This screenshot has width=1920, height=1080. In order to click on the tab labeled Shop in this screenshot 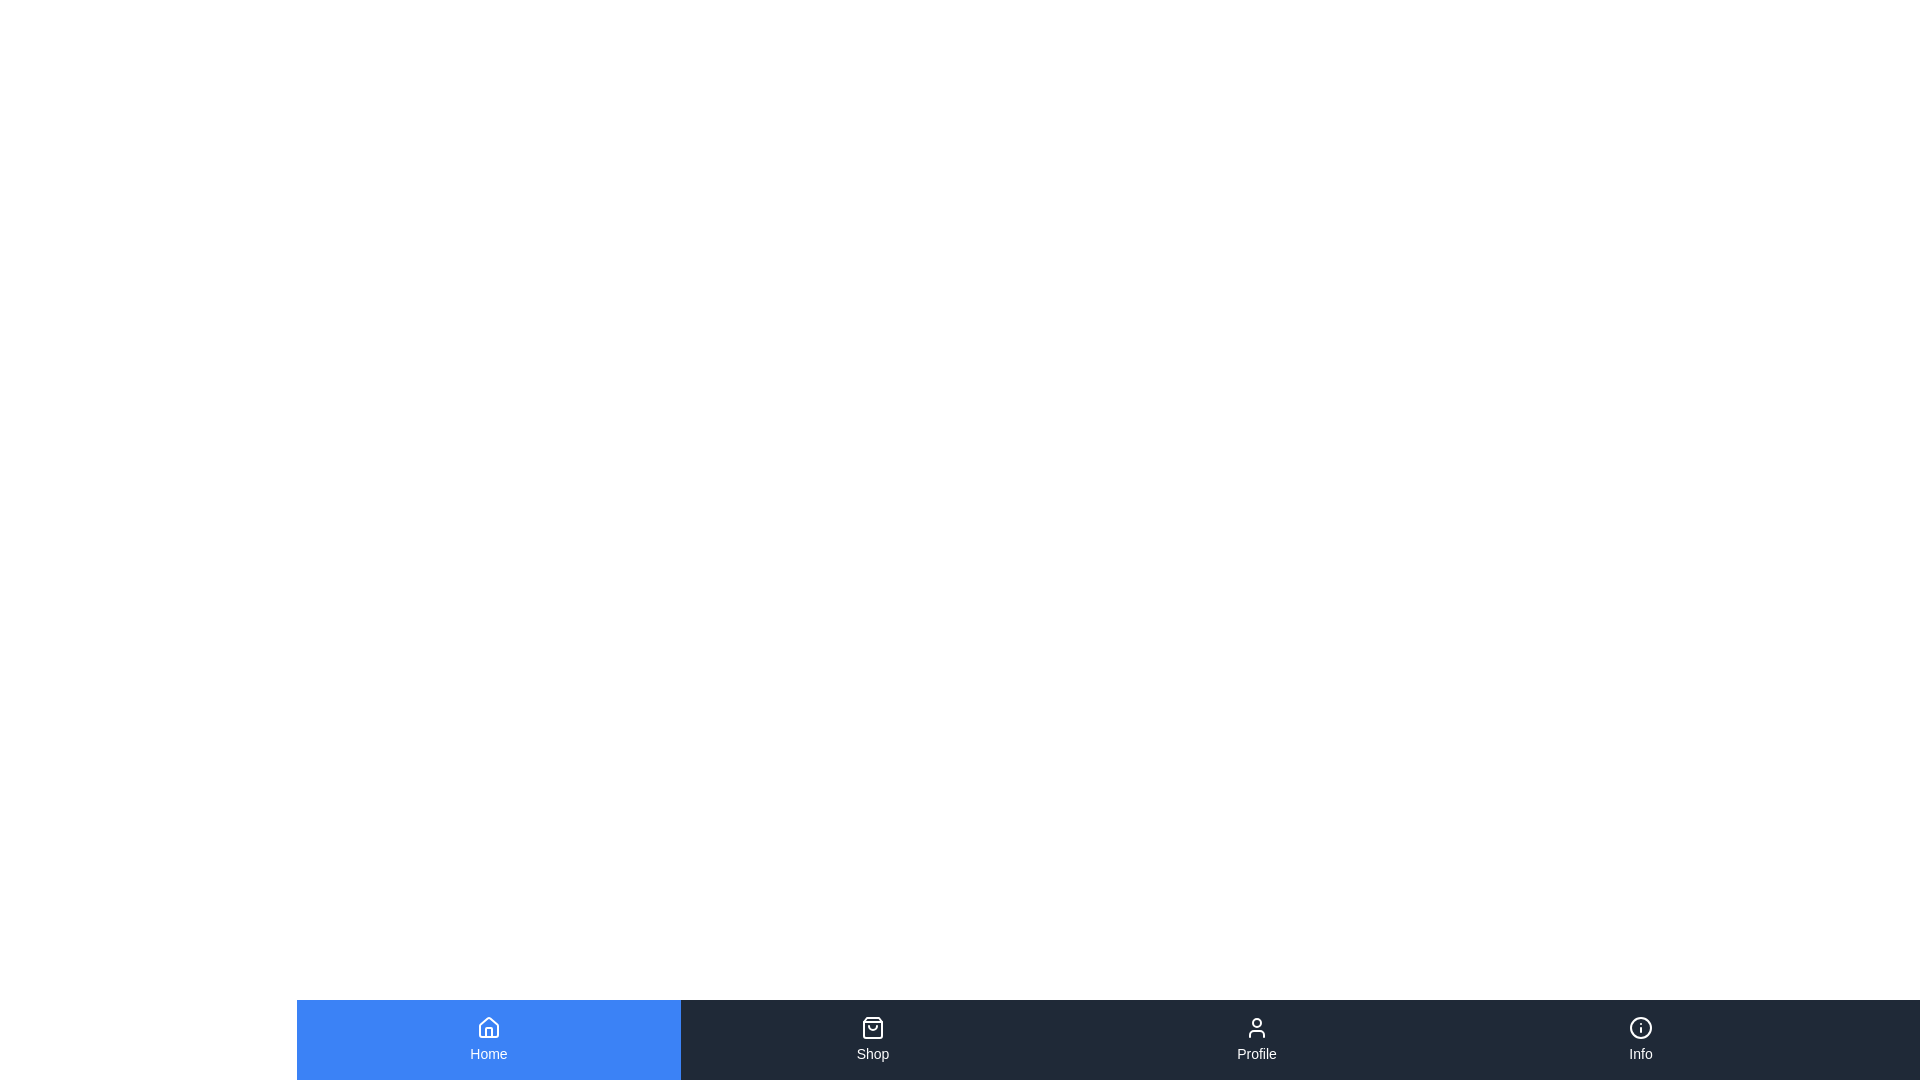, I will do `click(873, 1039)`.